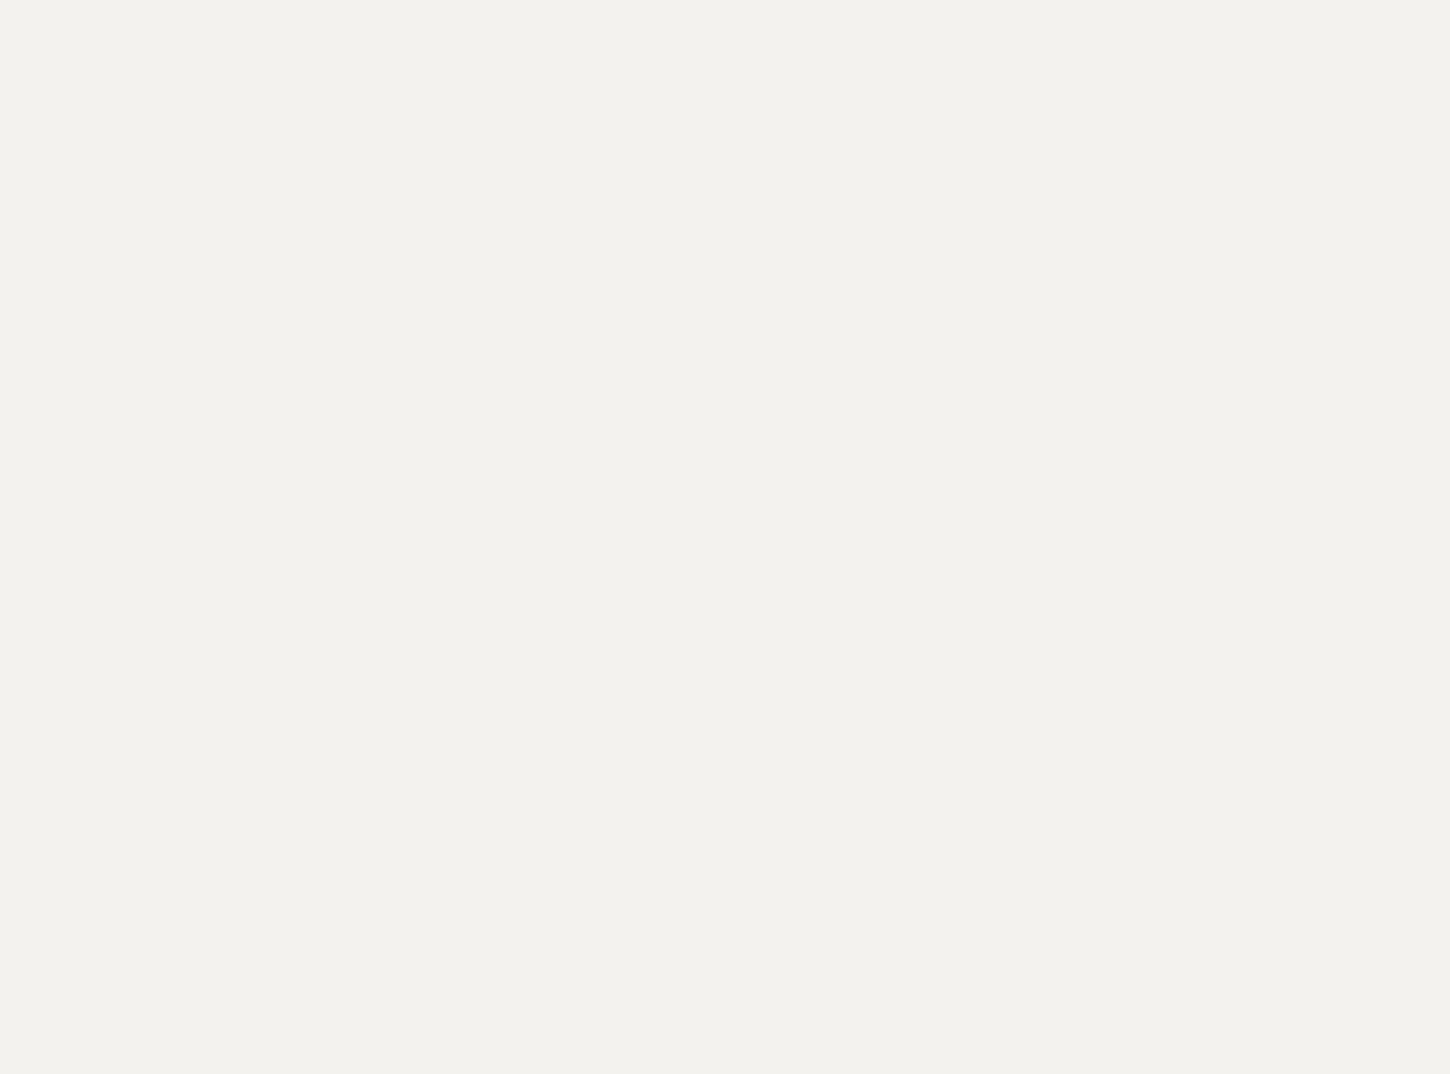 This screenshot has width=1450, height=1074. Describe the element at coordinates (749, 83) in the screenshot. I see `'Indigo'` at that location.